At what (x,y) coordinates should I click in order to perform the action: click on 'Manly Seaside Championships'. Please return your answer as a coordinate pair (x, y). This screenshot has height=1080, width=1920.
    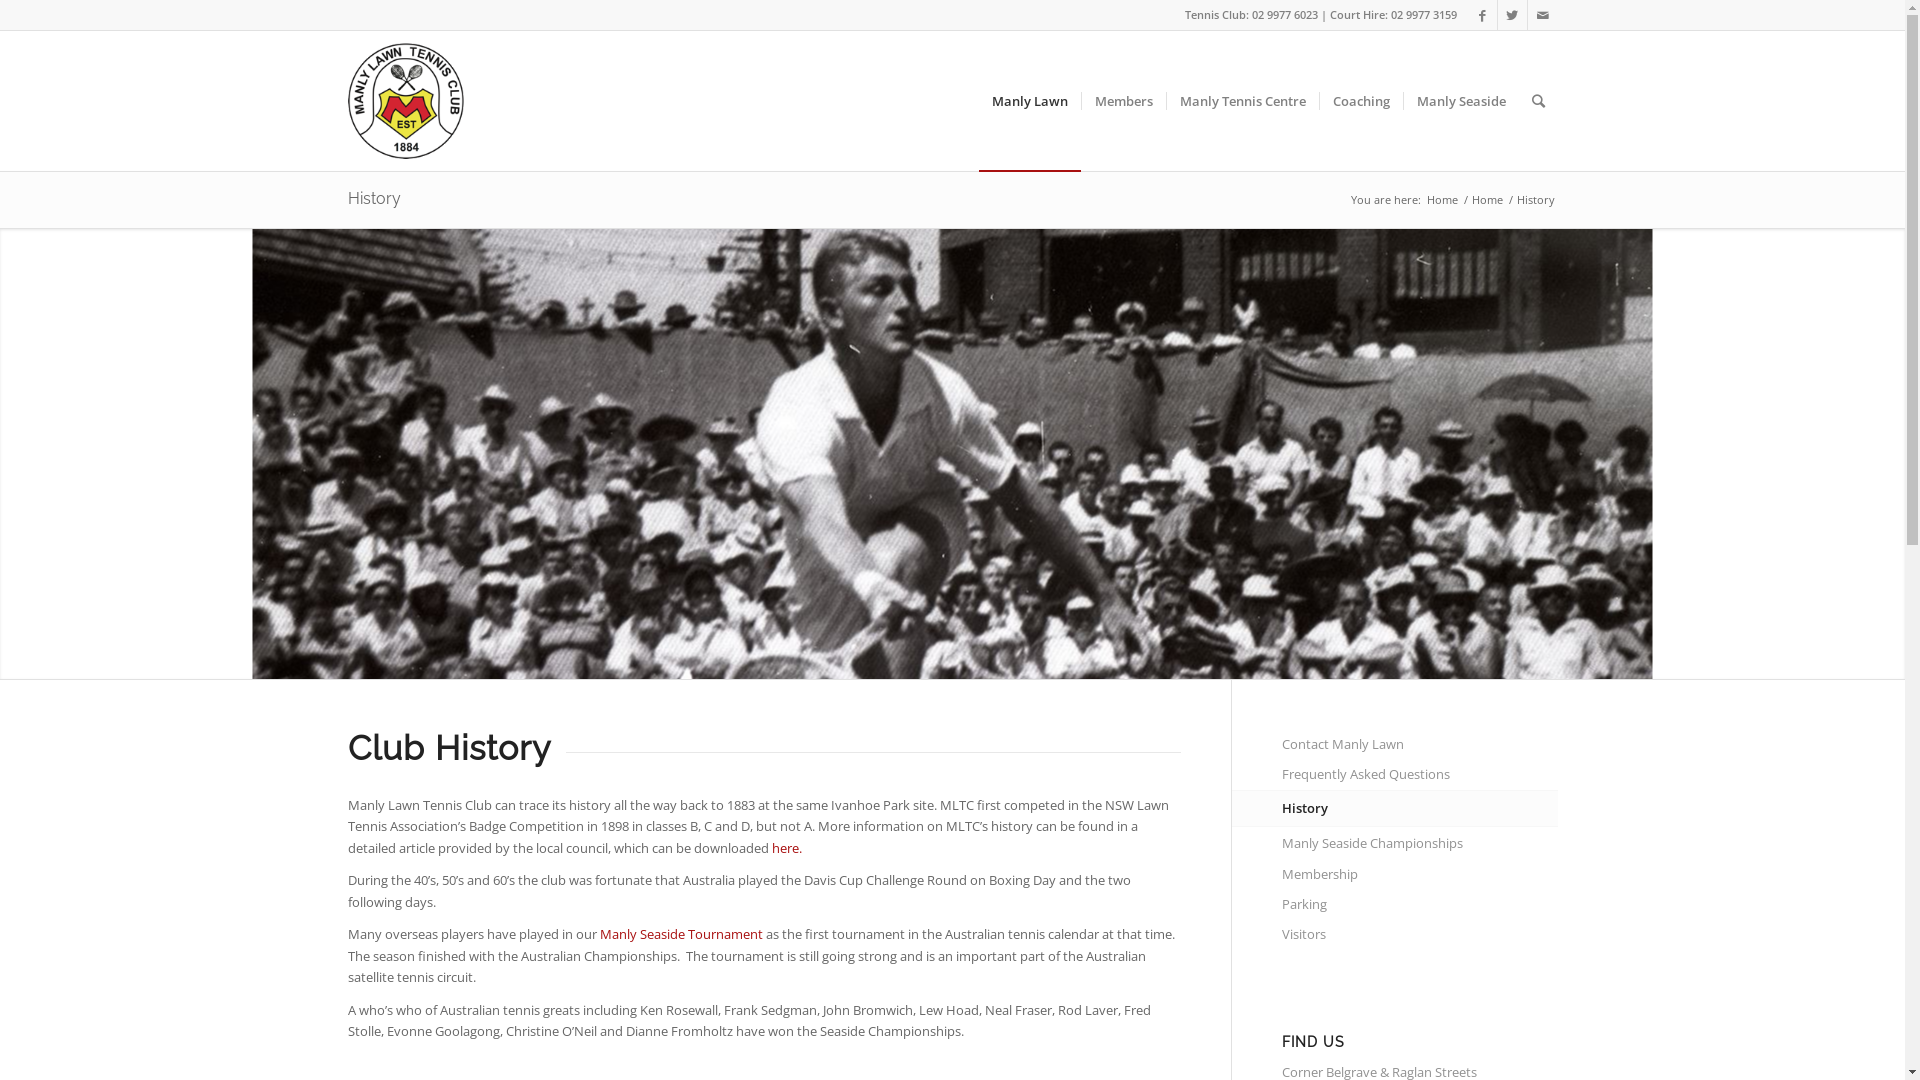
    Looking at the image, I should click on (1419, 844).